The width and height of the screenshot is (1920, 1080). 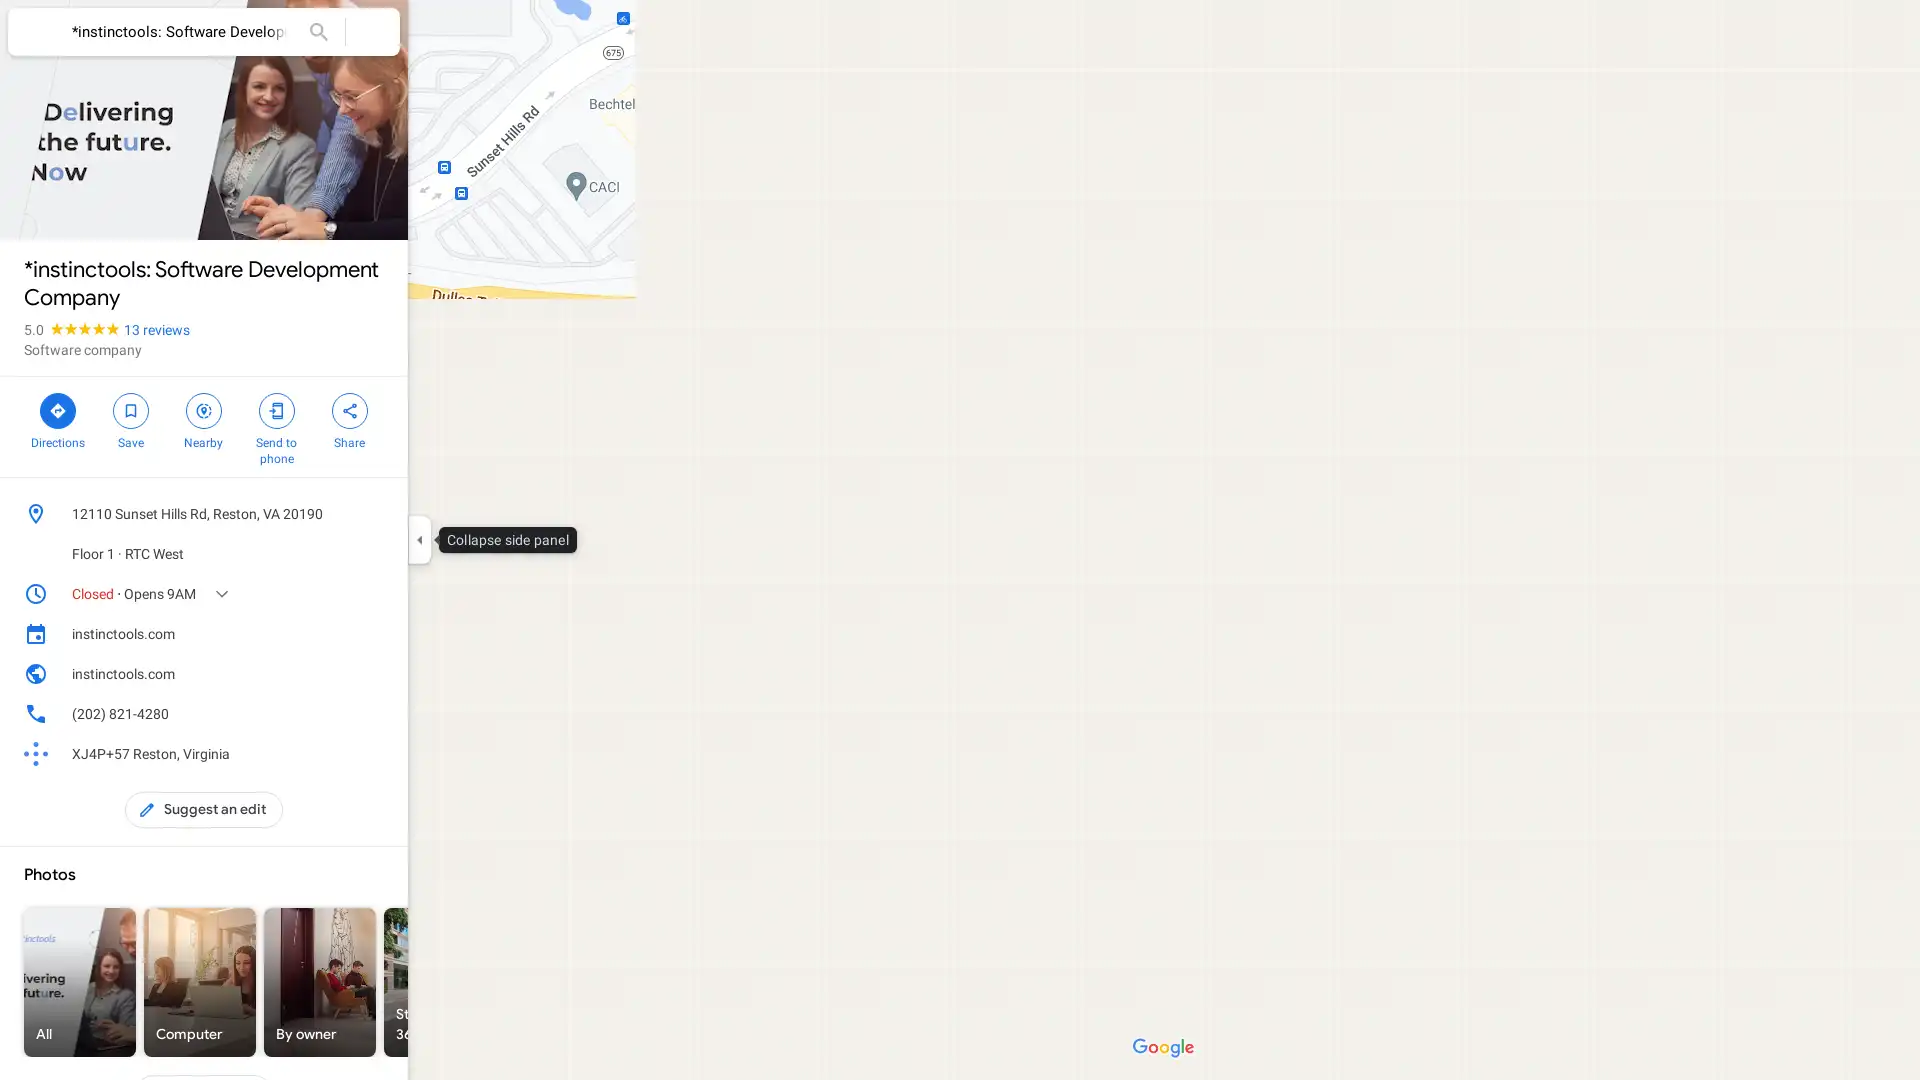 What do you see at coordinates (72, 207) in the screenshot?
I see `19 photos` at bounding box center [72, 207].